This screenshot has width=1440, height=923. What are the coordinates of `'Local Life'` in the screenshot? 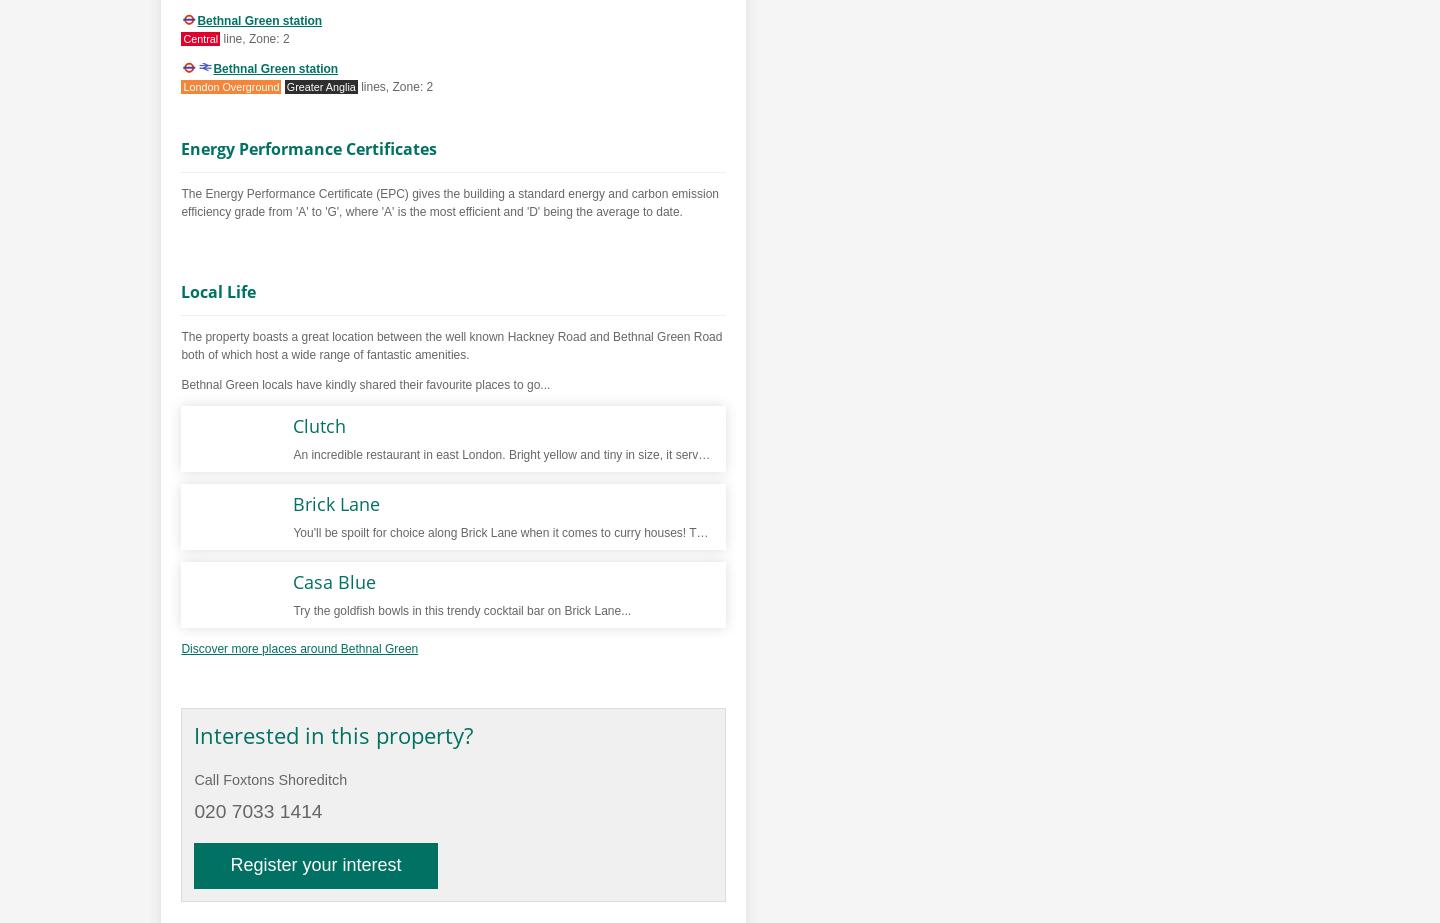 It's located at (218, 292).